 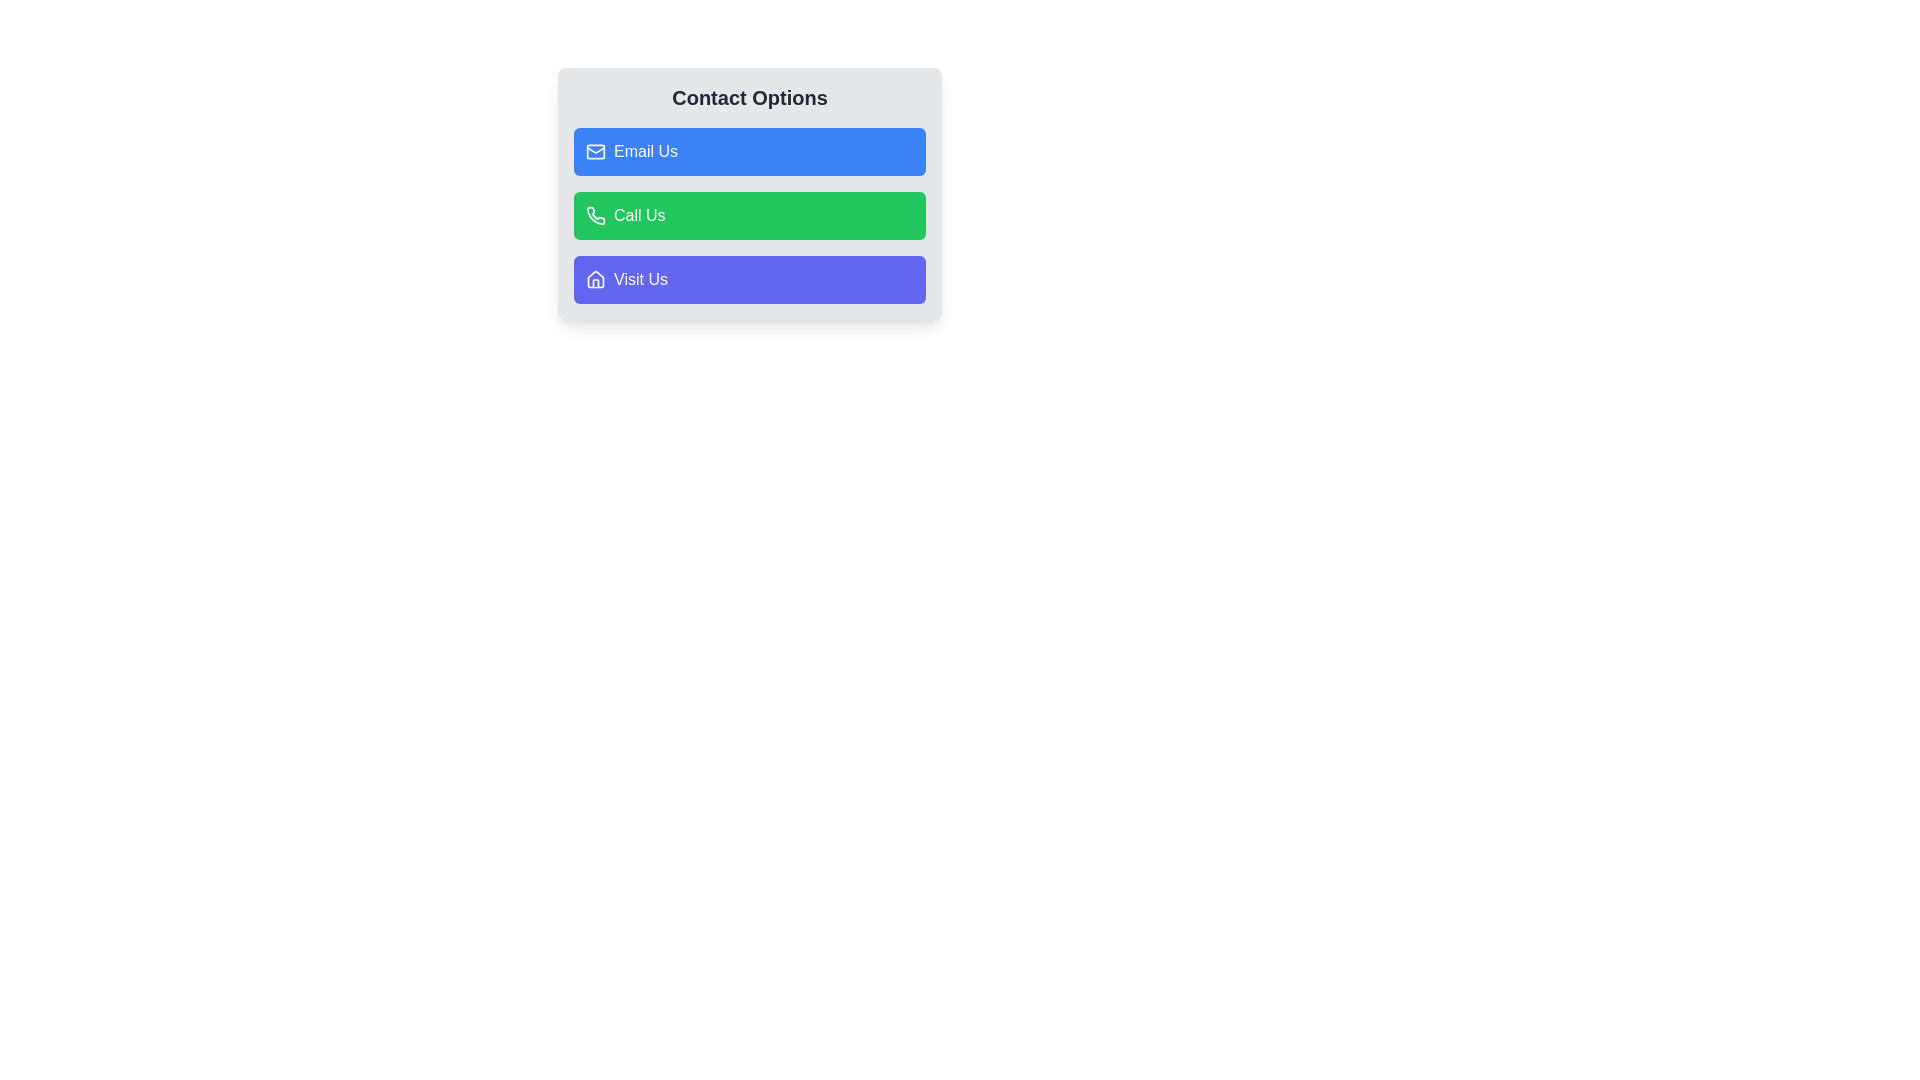 What do you see at coordinates (594, 150) in the screenshot?
I see `the visual enhancement provided by the blue rounded rectangular graphical component within the 'Email Us' button, which is part of the envelope icon` at bounding box center [594, 150].